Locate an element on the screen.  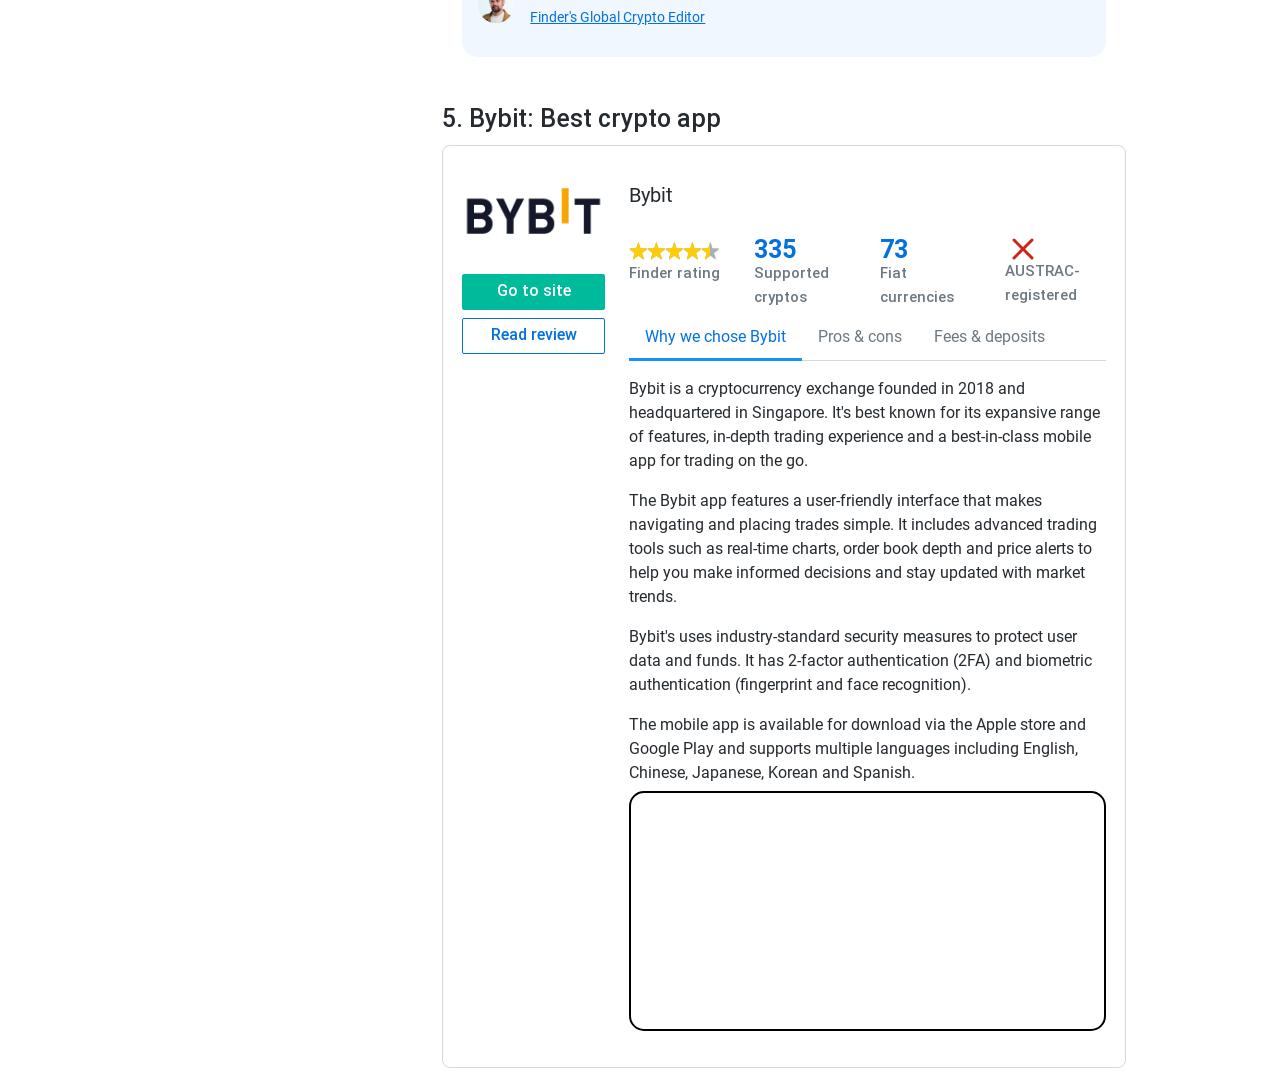
'Fees & deposits' is located at coordinates (989, 334).